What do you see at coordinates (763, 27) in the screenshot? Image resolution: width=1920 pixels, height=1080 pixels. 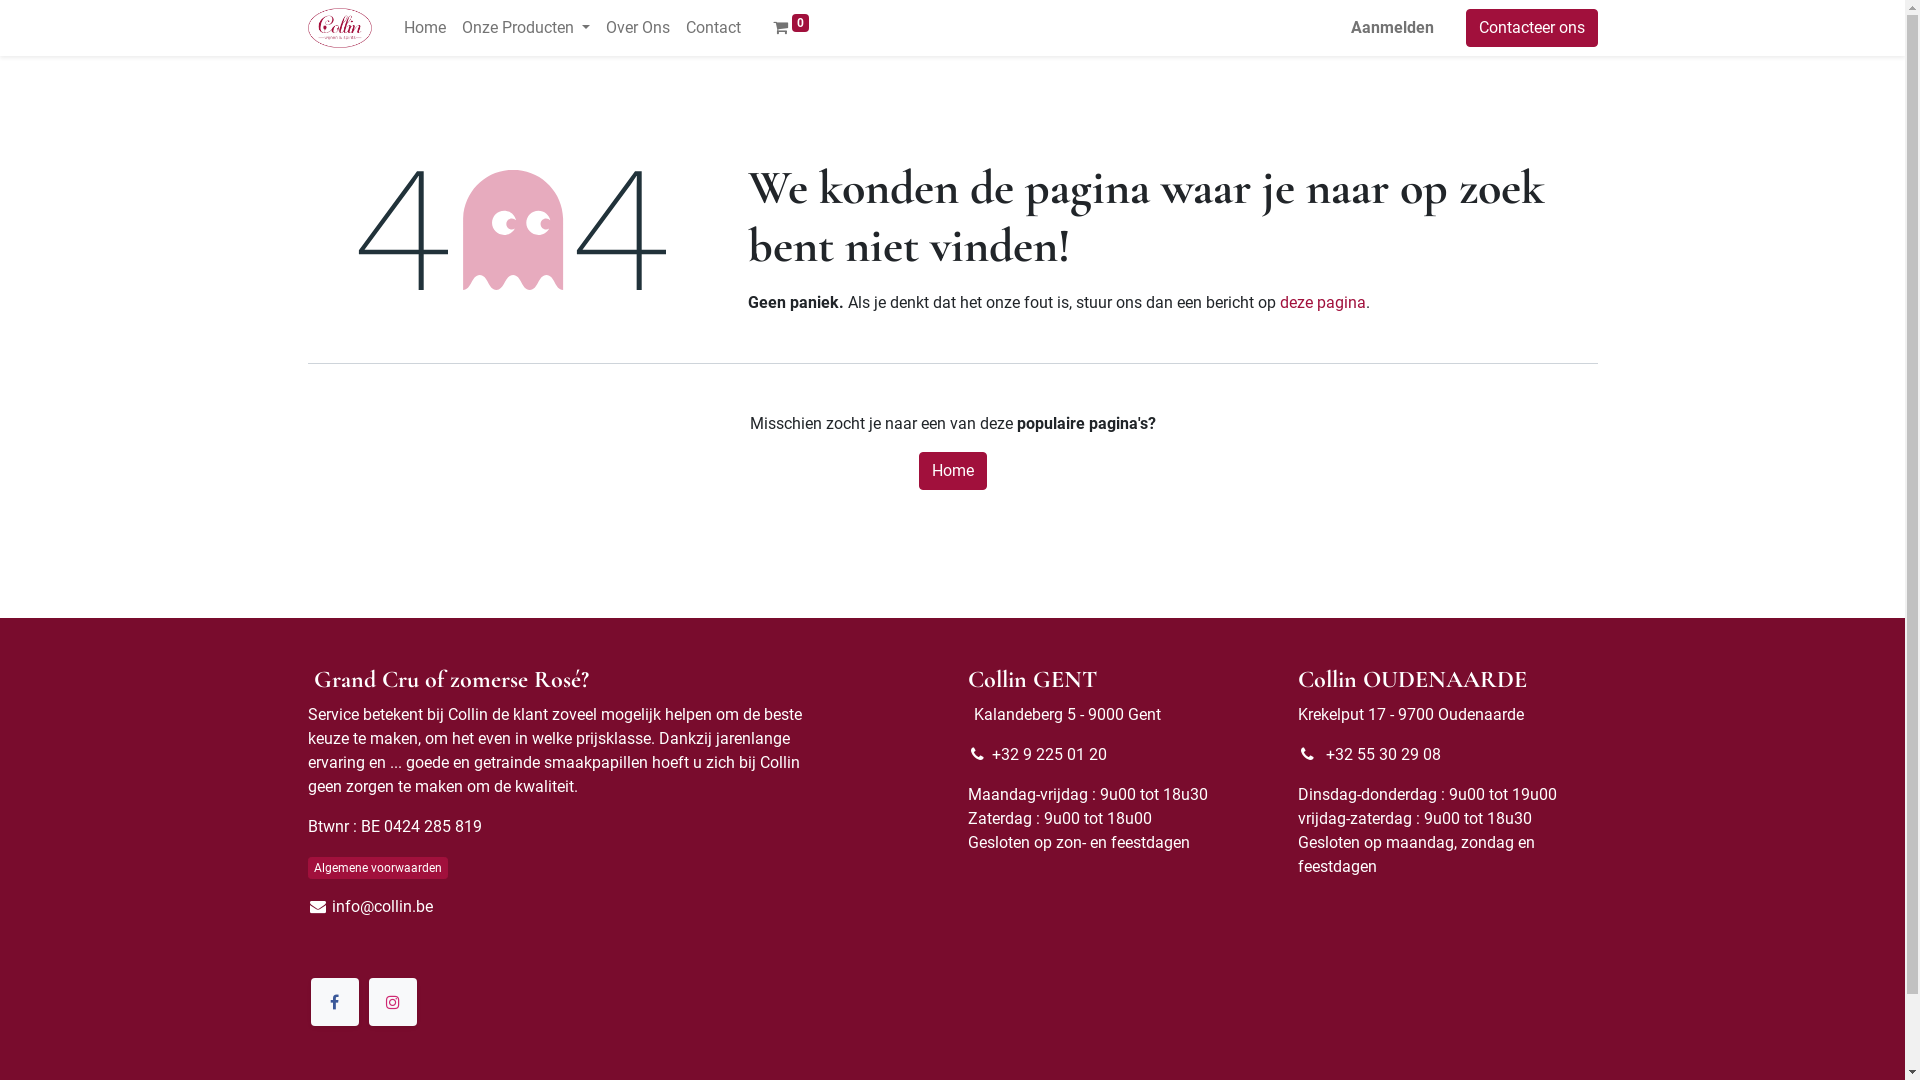 I see `'0'` at bounding box center [763, 27].